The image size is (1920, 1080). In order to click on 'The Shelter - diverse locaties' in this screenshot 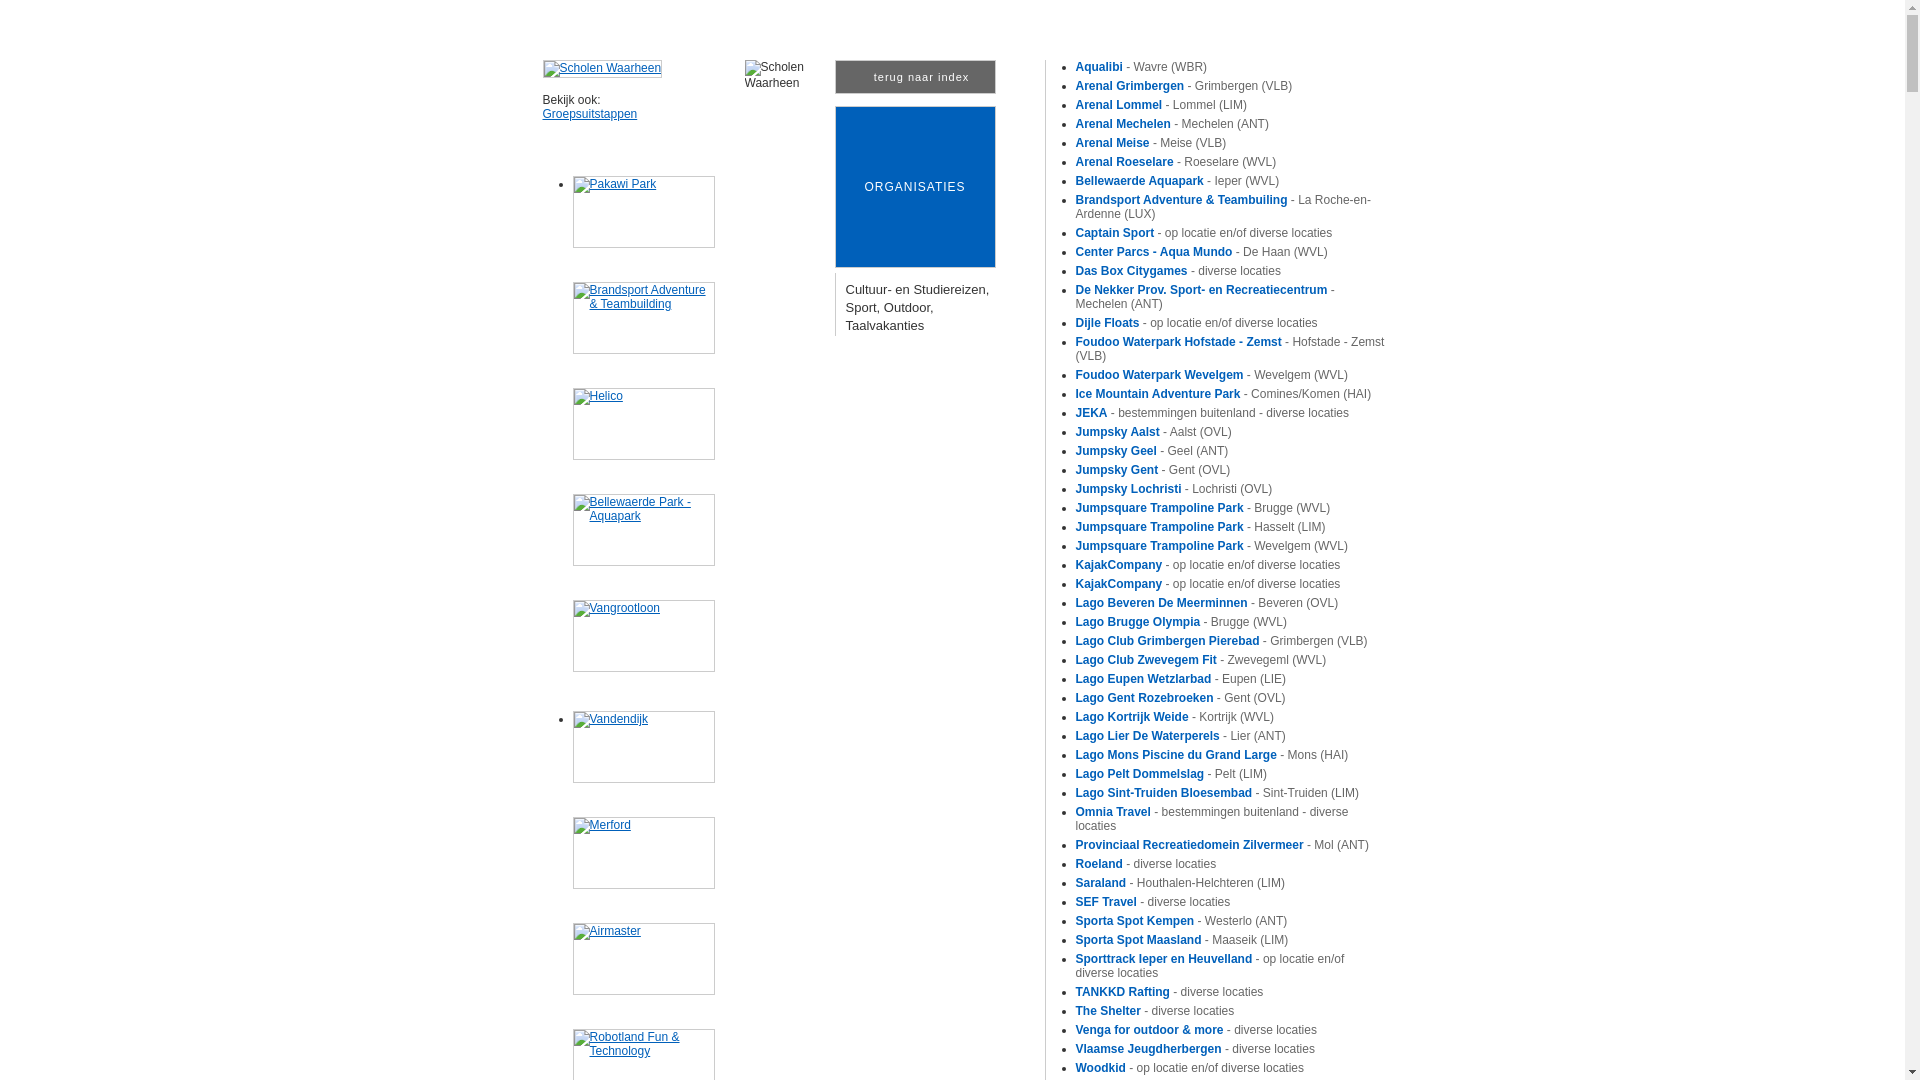, I will do `click(1155, 1010)`.